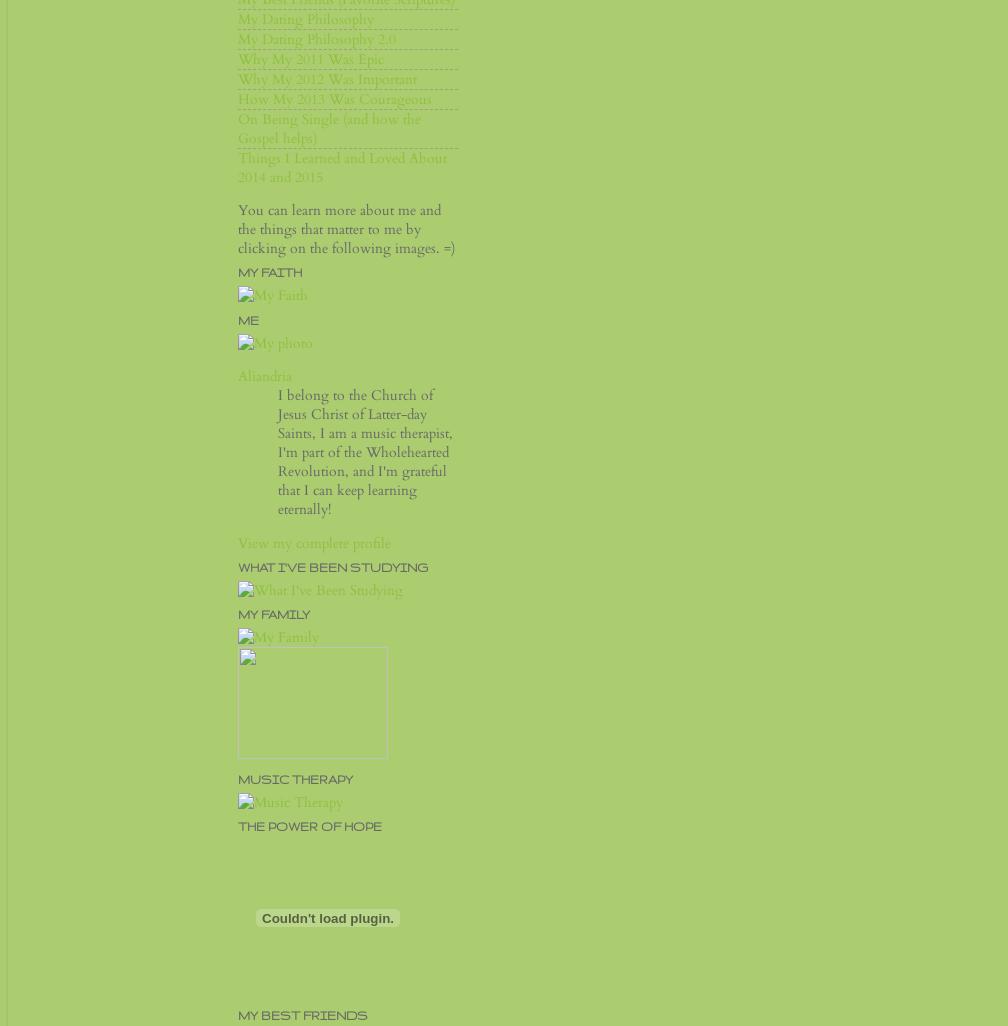  I want to click on 'Aliandria', so click(265, 375).